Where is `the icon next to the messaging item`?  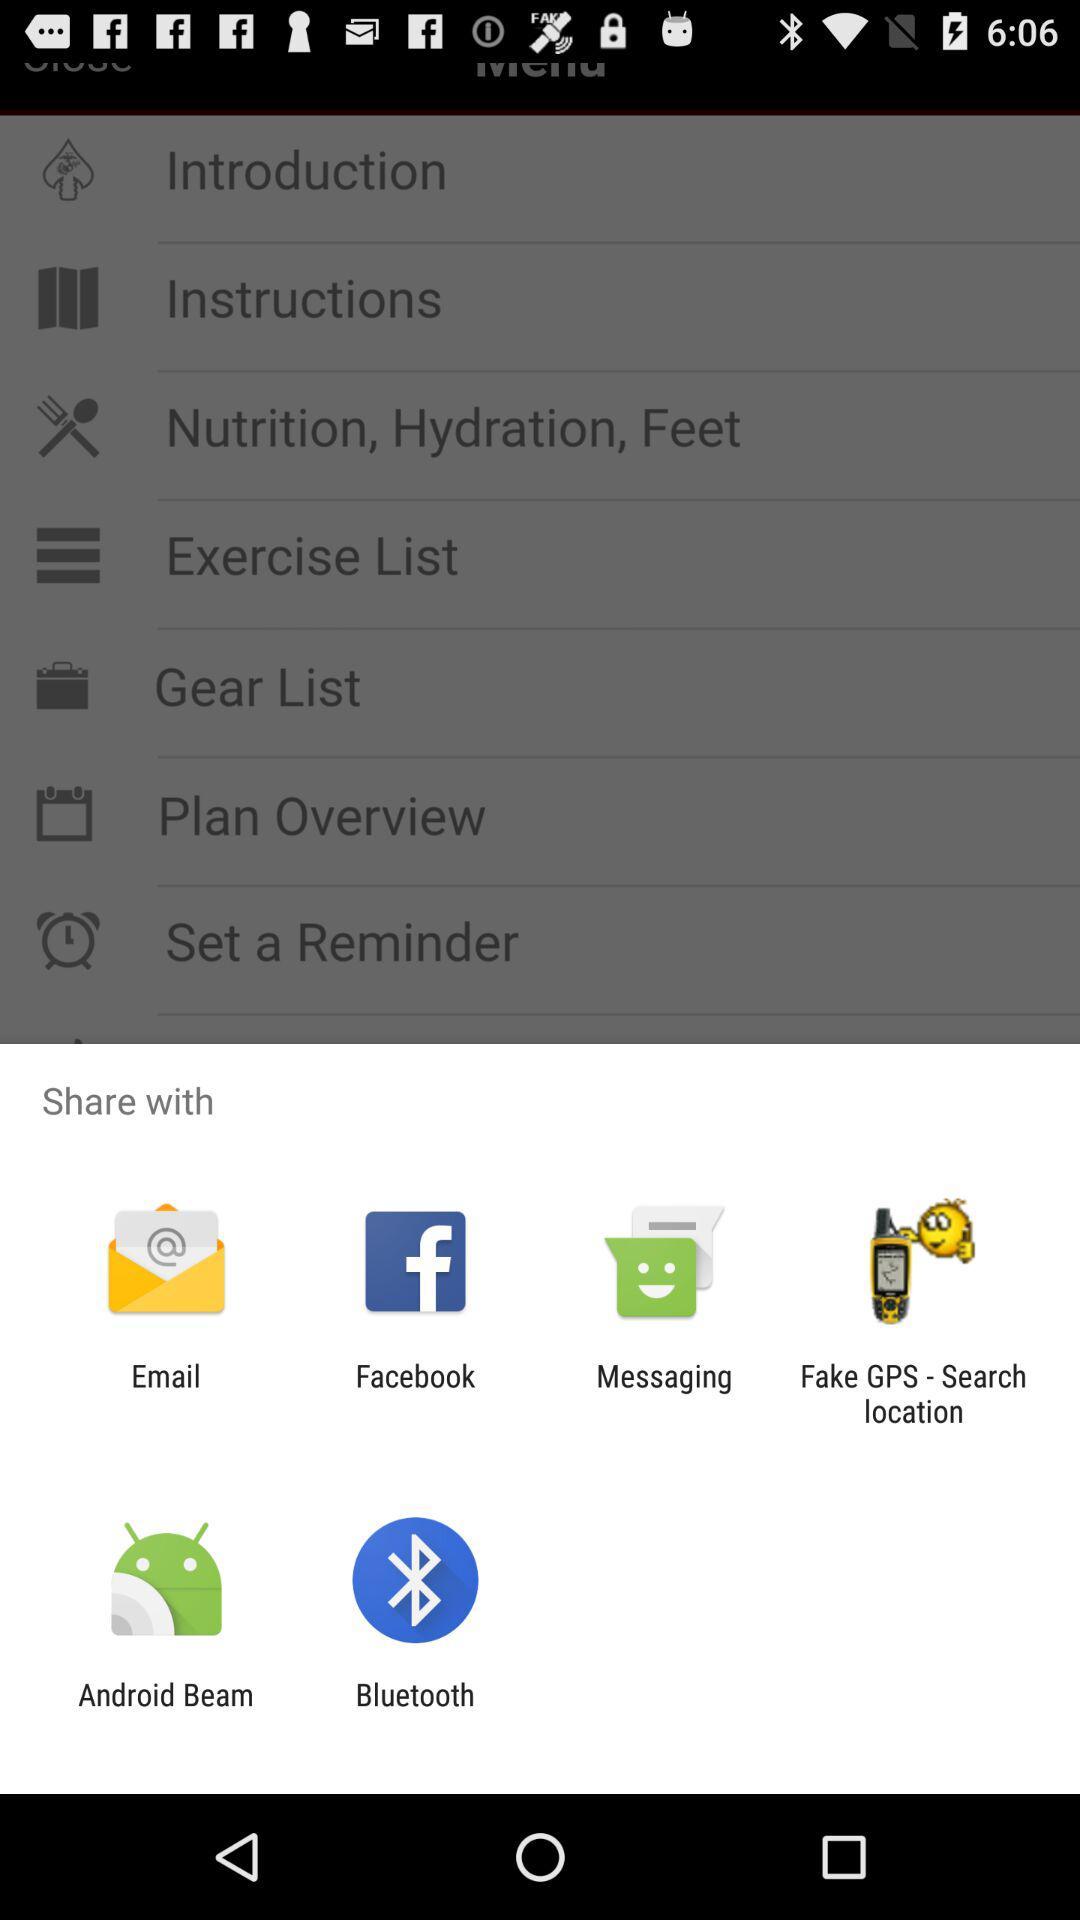 the icon next to the messaging item is located at coordinates (913, 1392).